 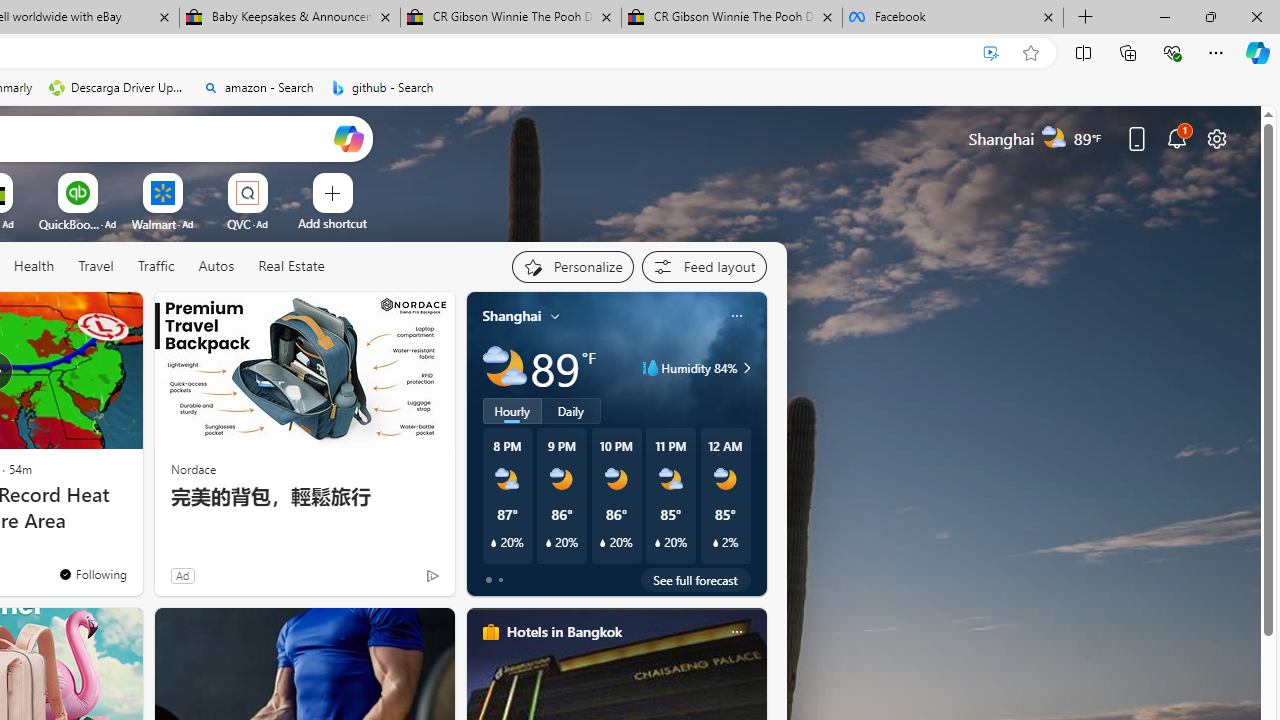 I want to click on 'Enhance video', so click(x=991, y=52).